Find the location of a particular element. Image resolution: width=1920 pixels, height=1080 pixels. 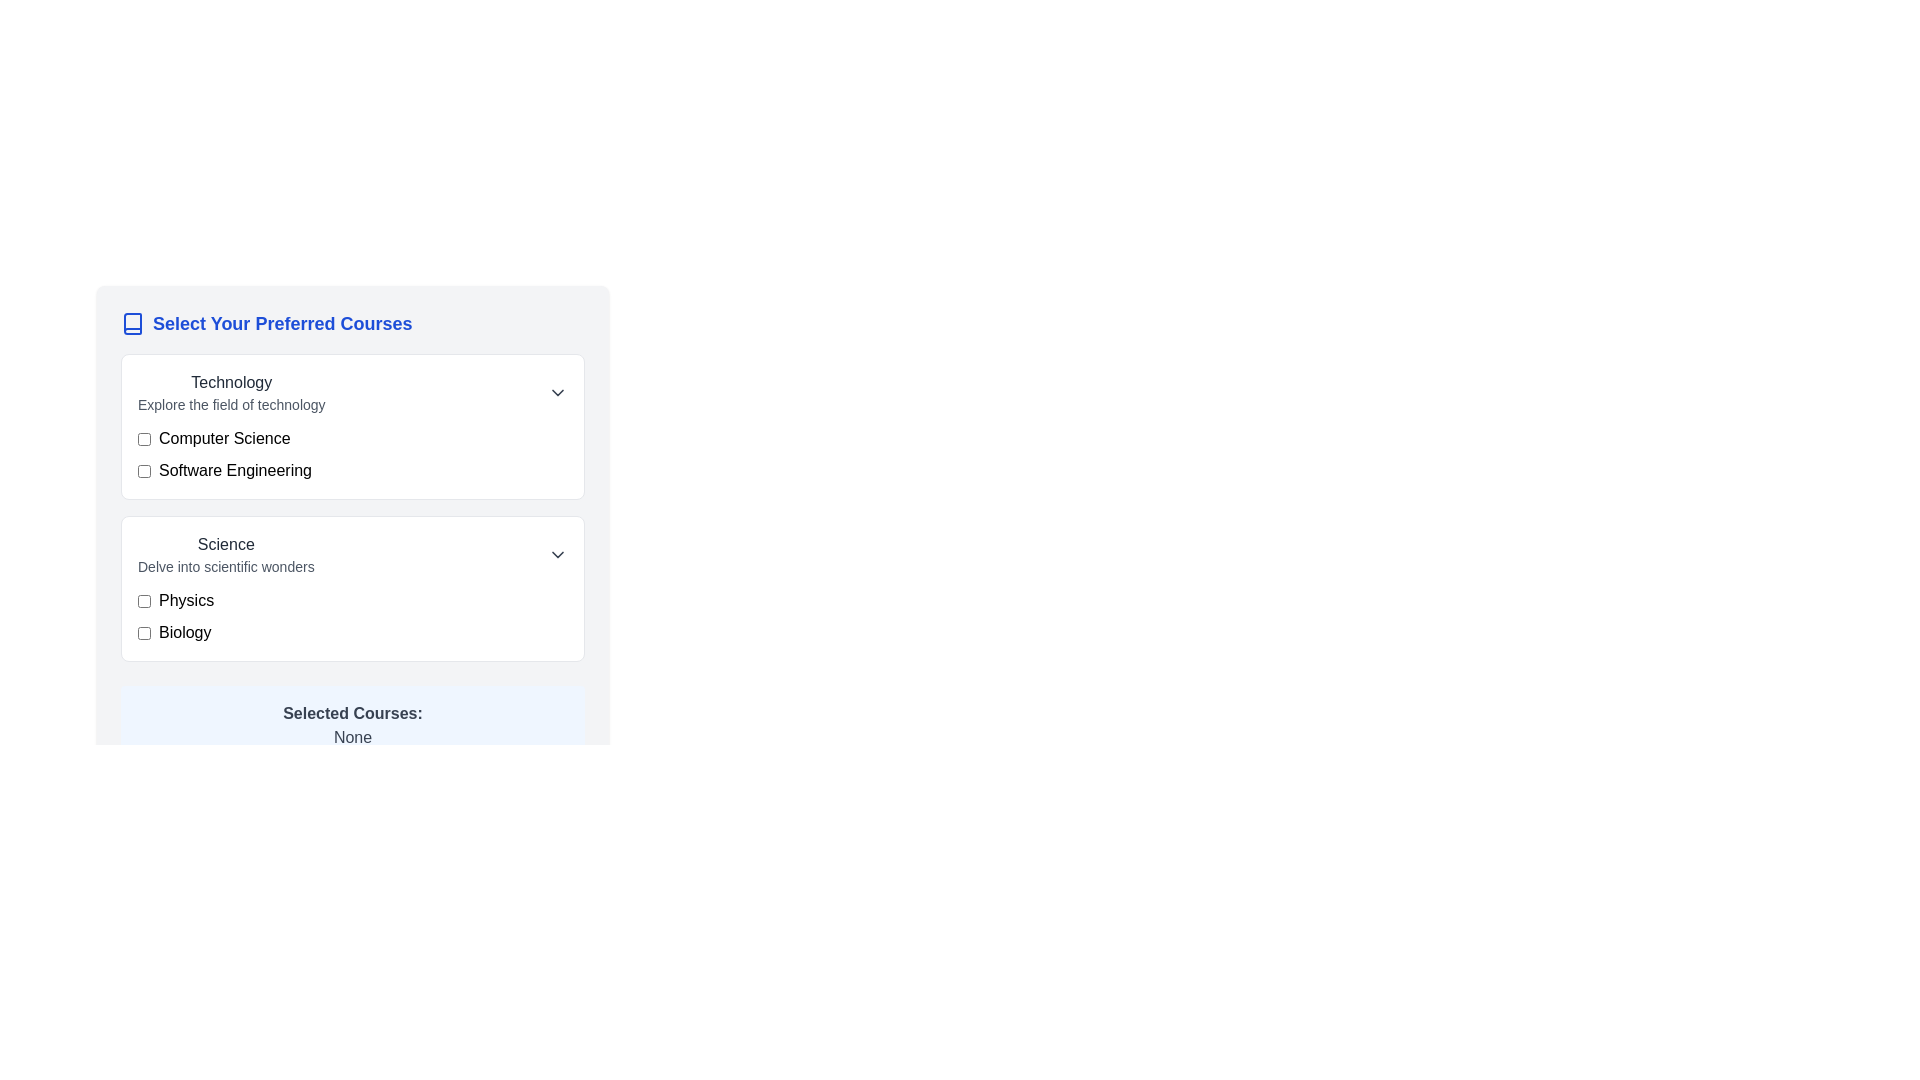

the 'Technology' label with the subtitle 'Explore the field of technology', which is located in the top-left quadrant of the 'Select Your Preferred Courses' section is located at coordinates (231, 393).